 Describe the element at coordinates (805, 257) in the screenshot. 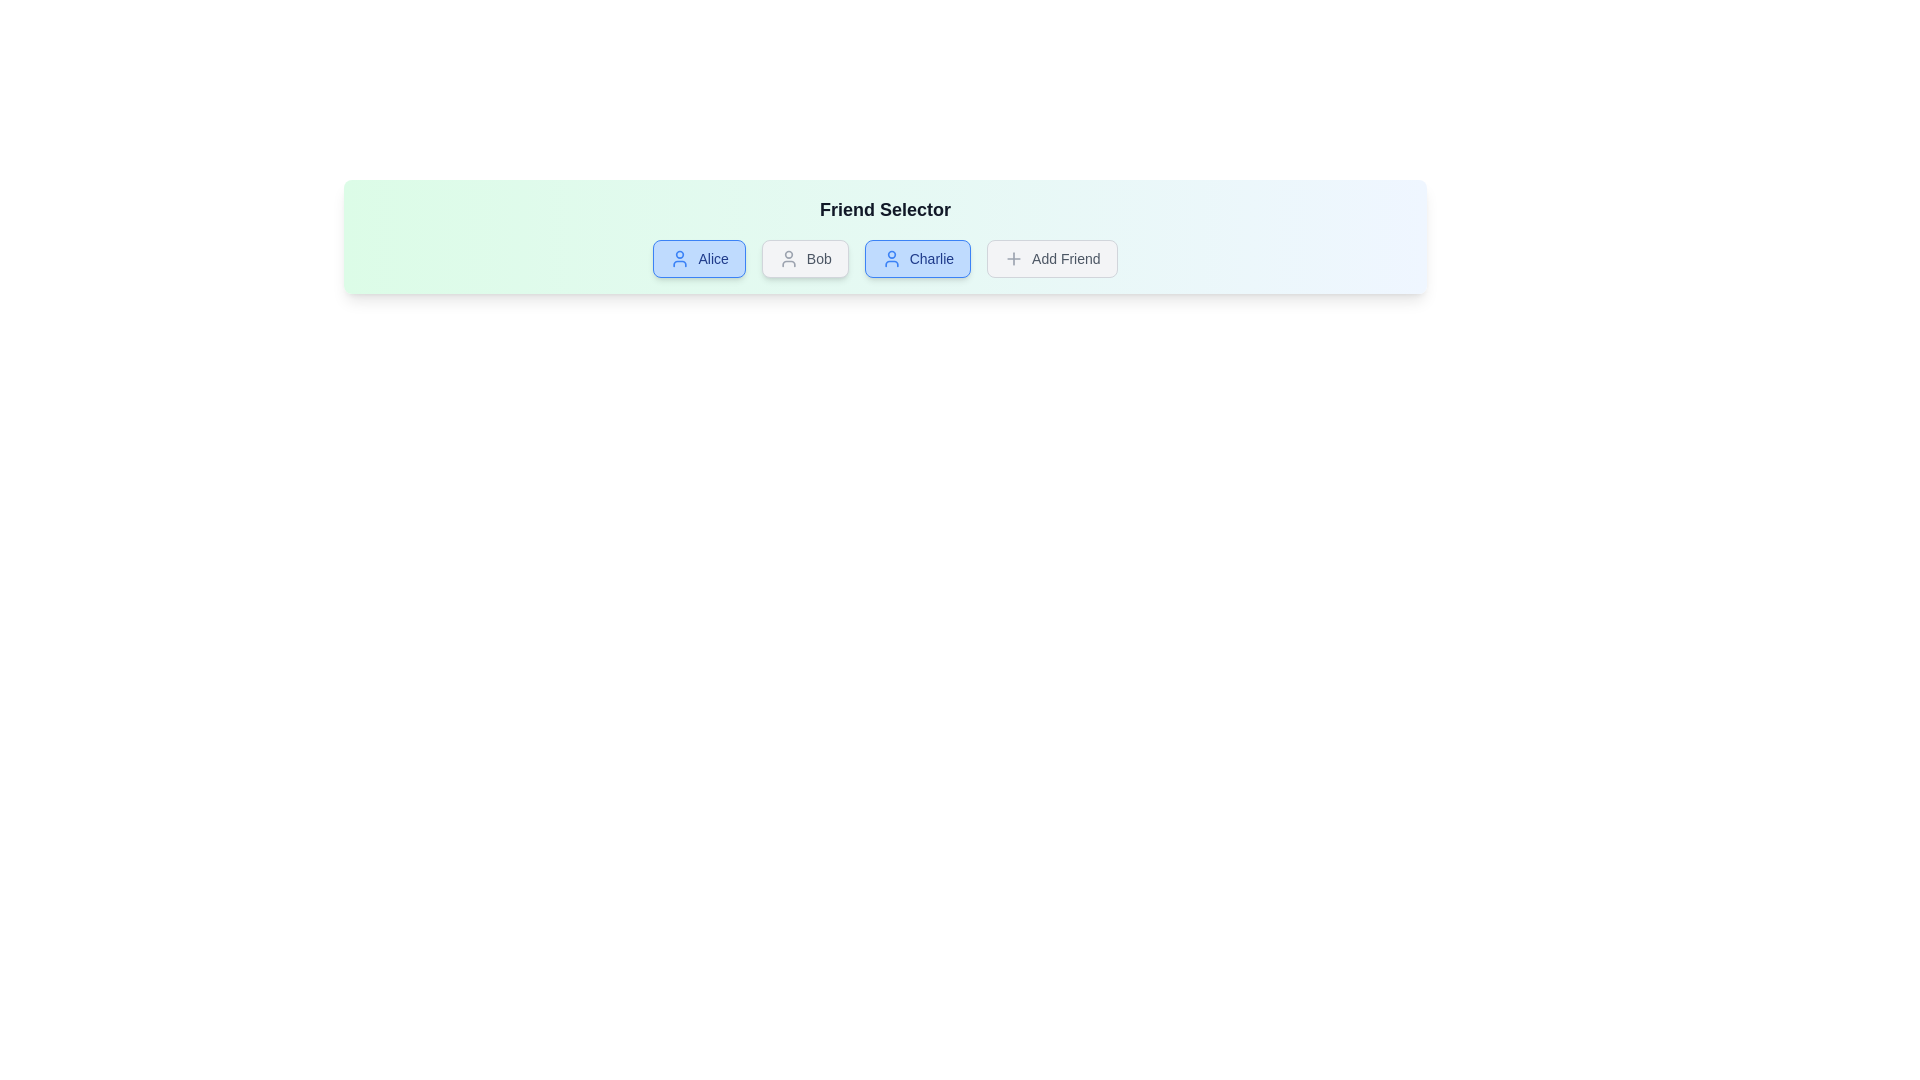

I see `the friend button labeled Bob to toggle its selection status` at that location.